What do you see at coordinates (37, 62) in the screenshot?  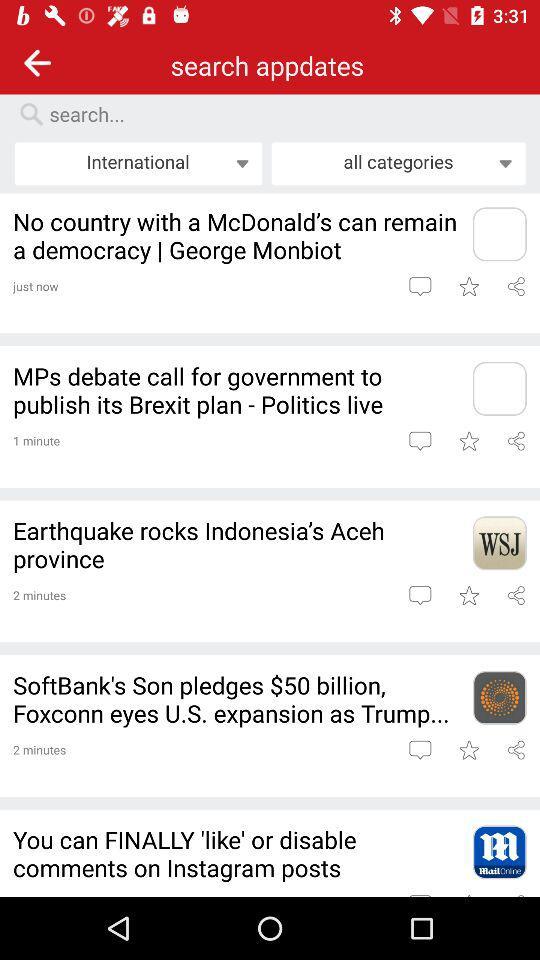 I see `the arrow_backward icon` at bounding box center [37, 62].